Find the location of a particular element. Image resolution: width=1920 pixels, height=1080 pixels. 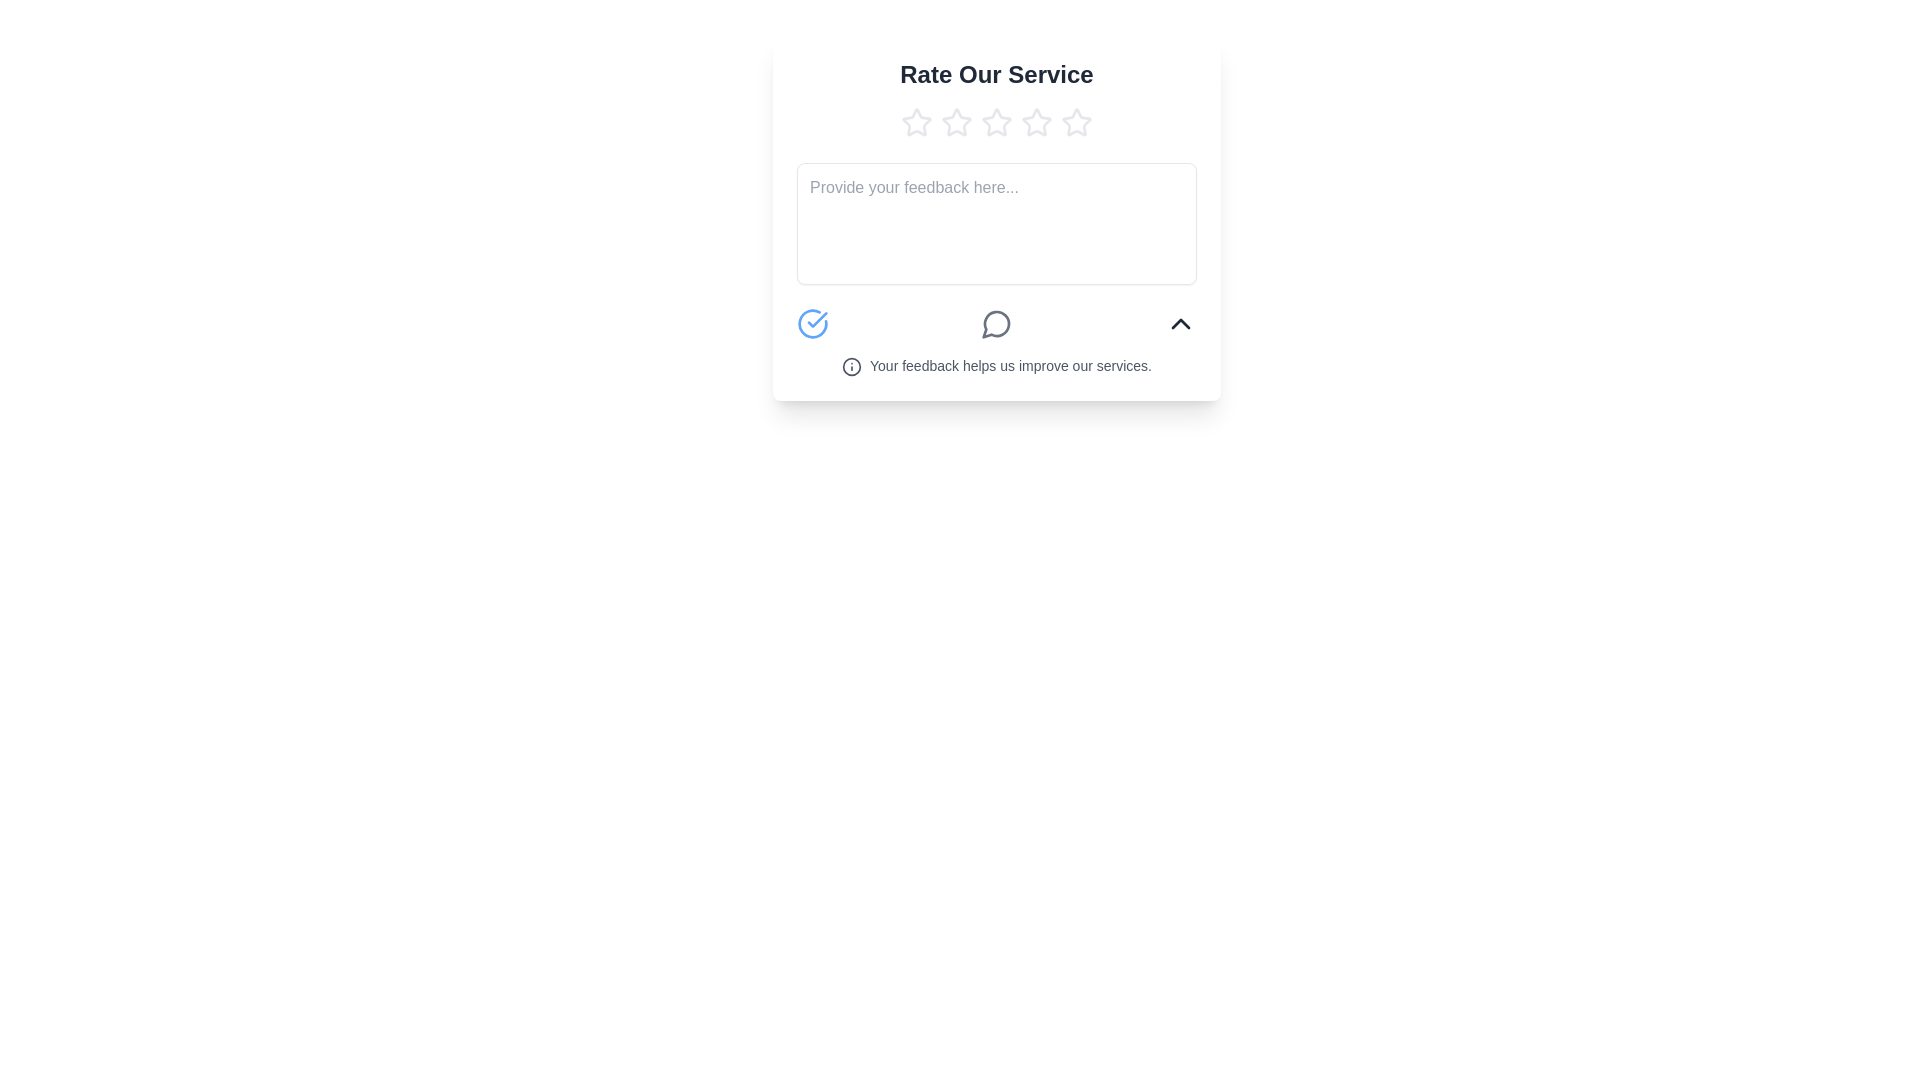

the circular SVG component located below the feedback input section and to the left of the feedback description is located at coordinates (852, 367).